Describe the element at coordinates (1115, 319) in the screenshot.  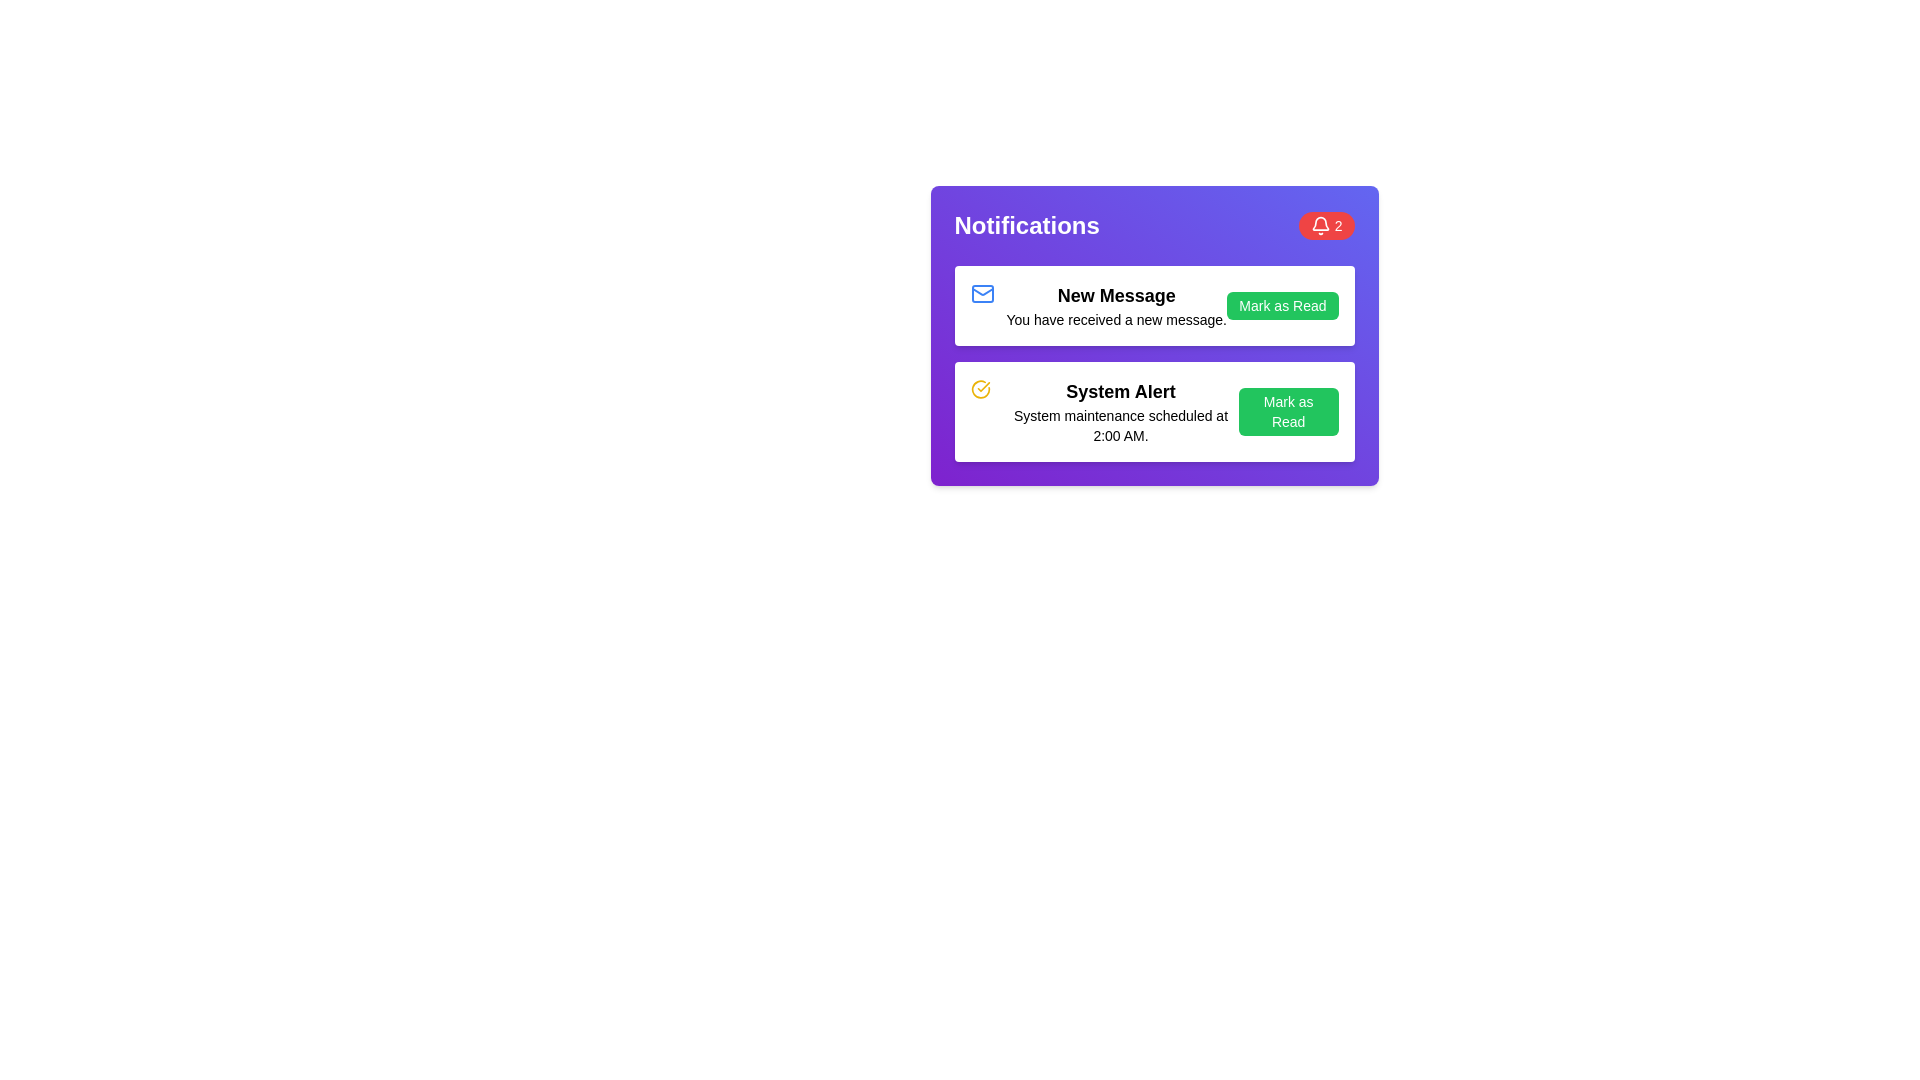
I see `the Text label that provides additional details about the 'New Message' notification, located beneath the title text in the notification card` at that location.